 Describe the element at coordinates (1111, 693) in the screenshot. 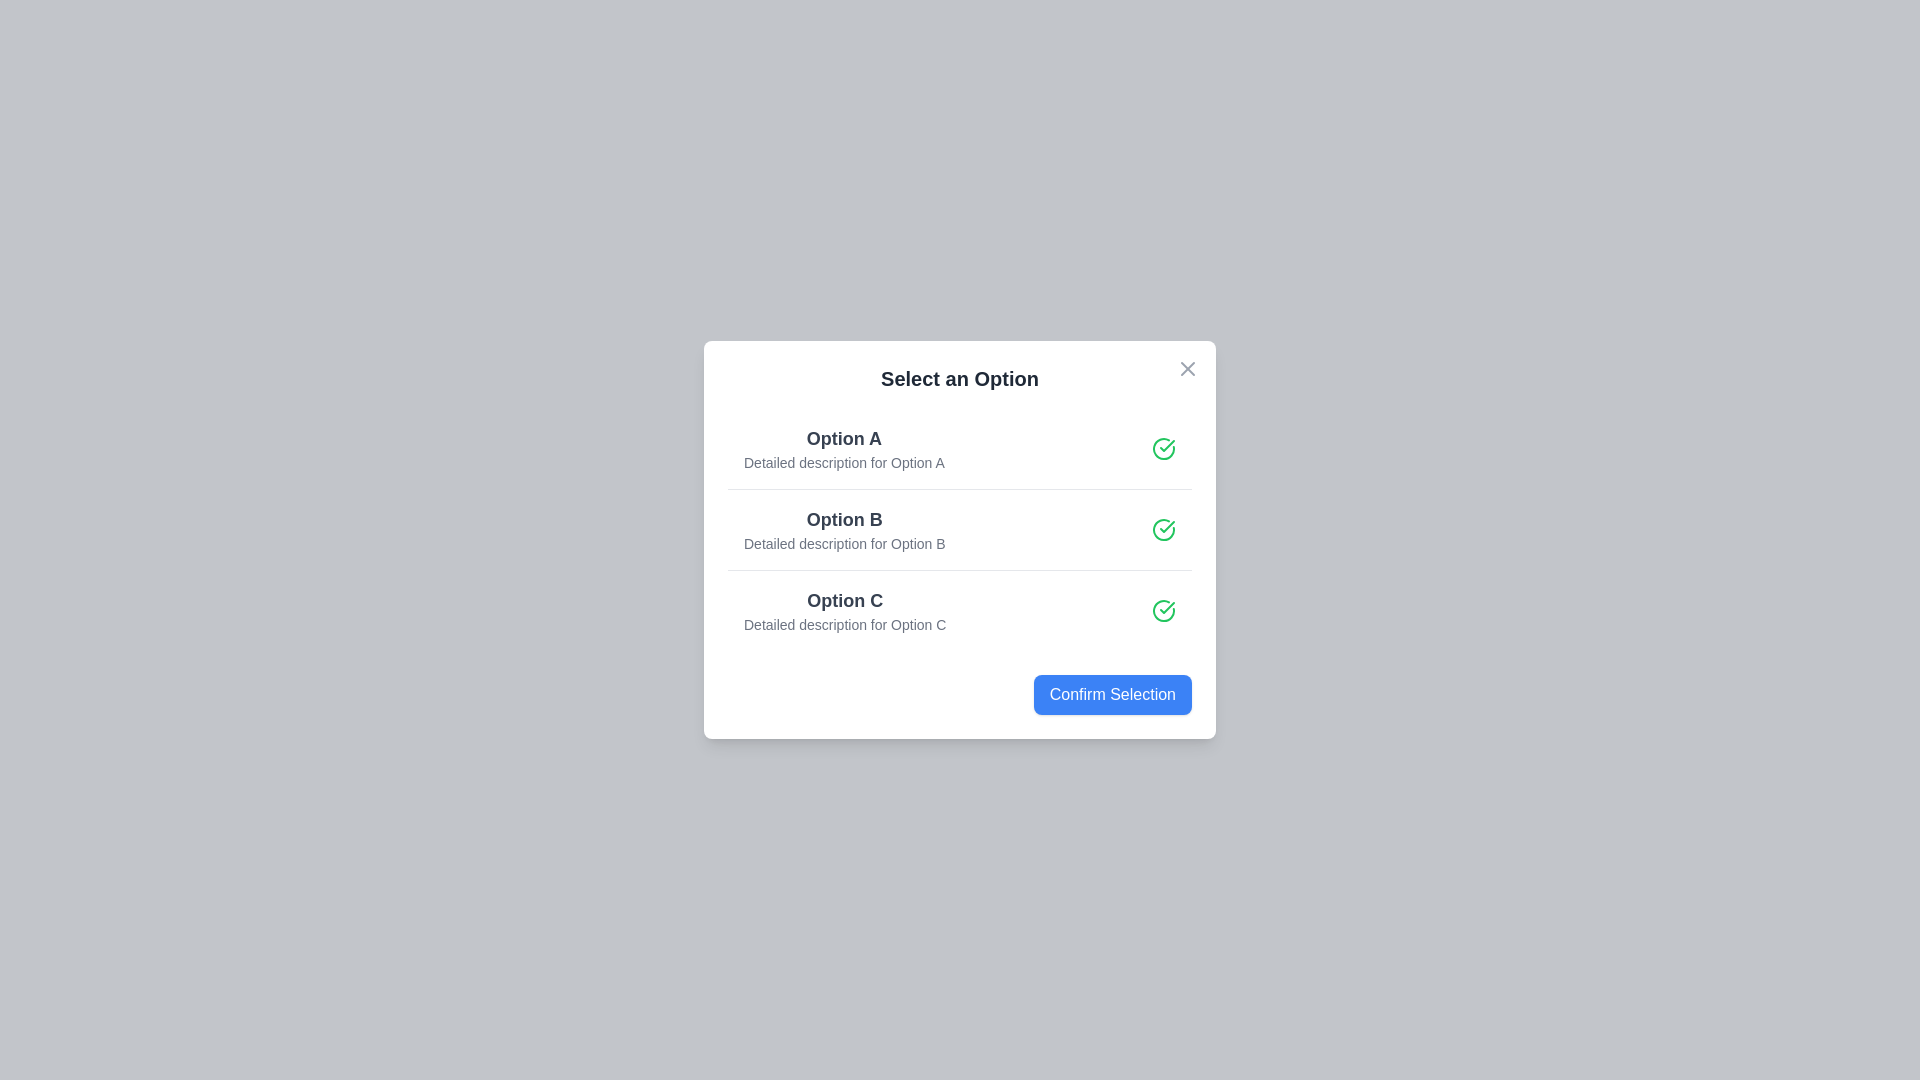

I see `the 'Confirm Selection' button to finalize the selection` at that location.